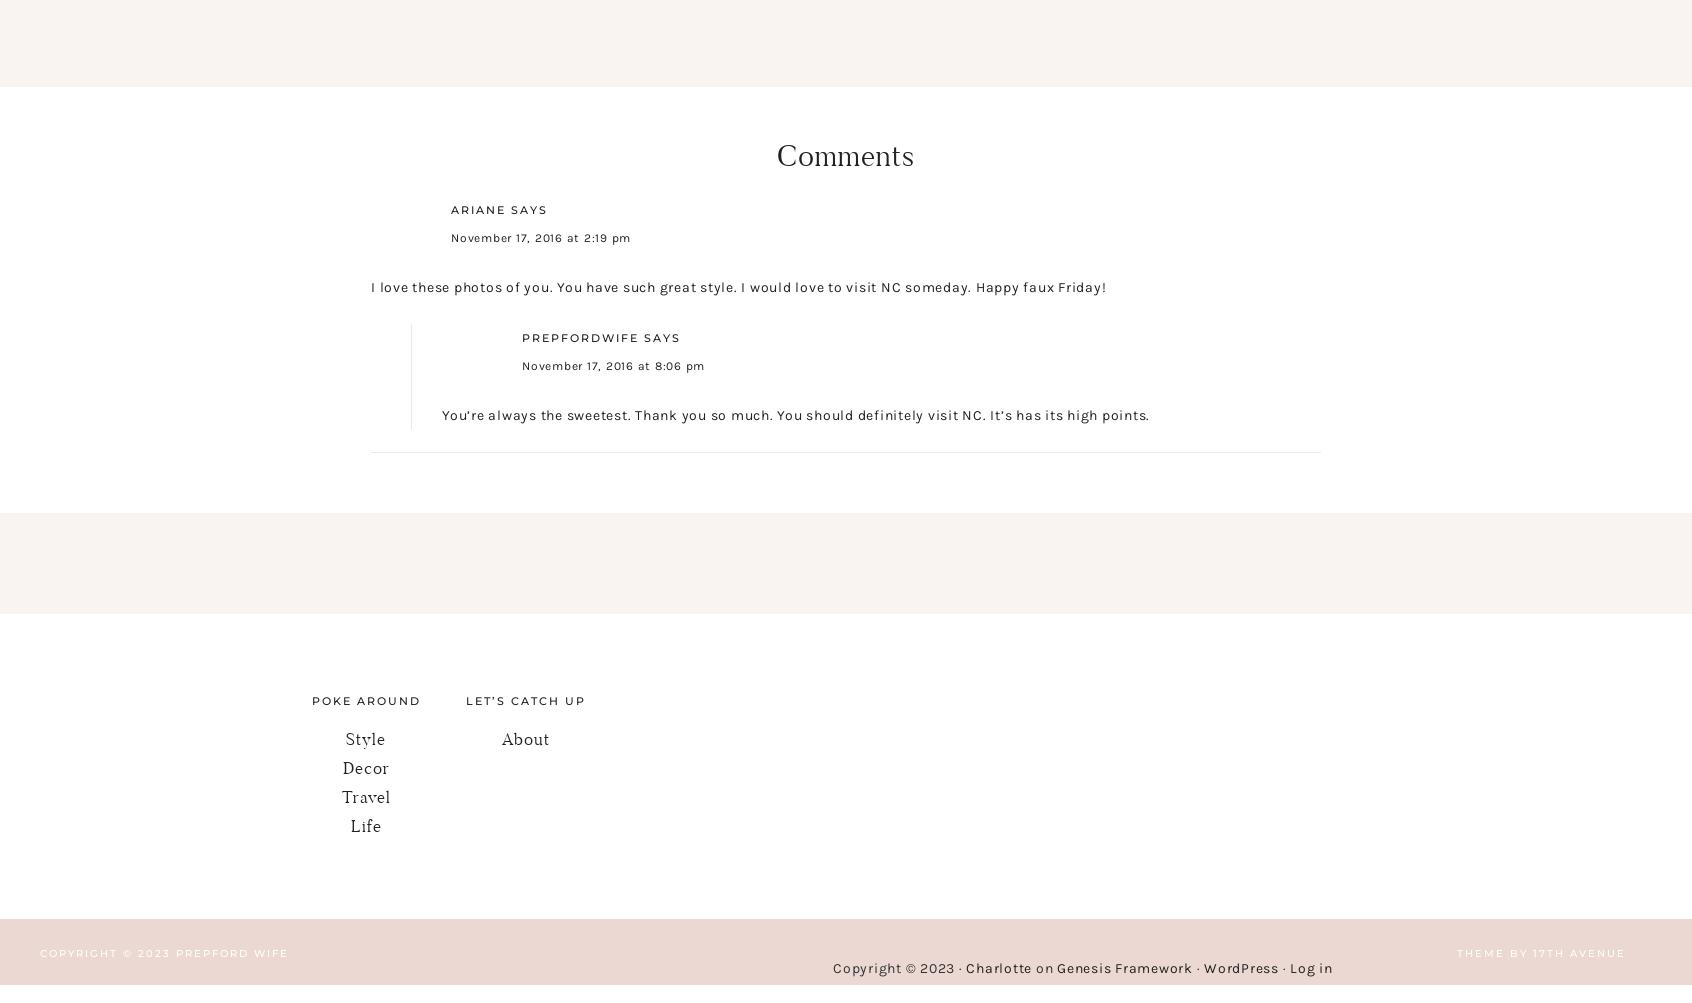  What do you see at coordinates (365, 795) in the screenshot?
I see `'Travel'` at bounding box center [365, 795].